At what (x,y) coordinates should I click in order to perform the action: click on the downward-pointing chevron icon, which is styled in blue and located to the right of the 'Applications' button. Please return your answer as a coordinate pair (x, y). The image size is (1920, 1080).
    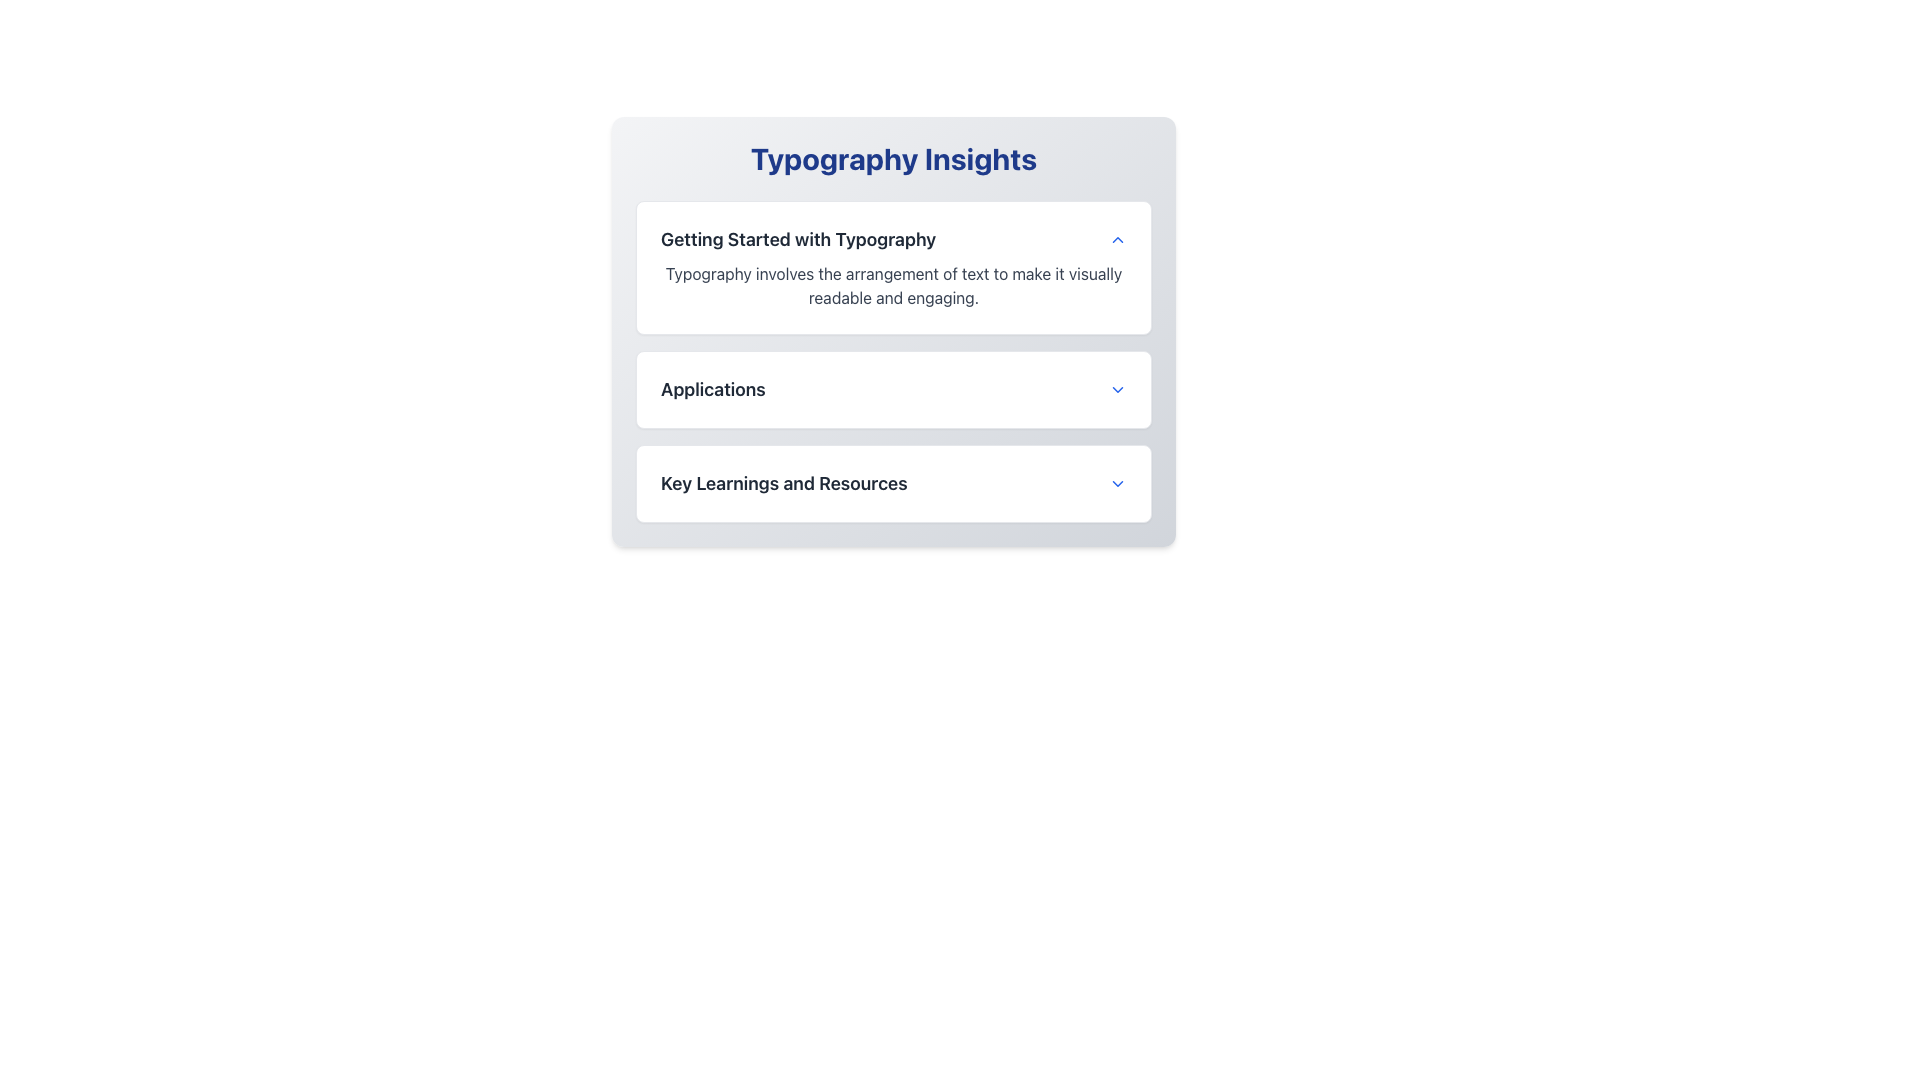
    Looking at the image, I should click on (1117, 389).